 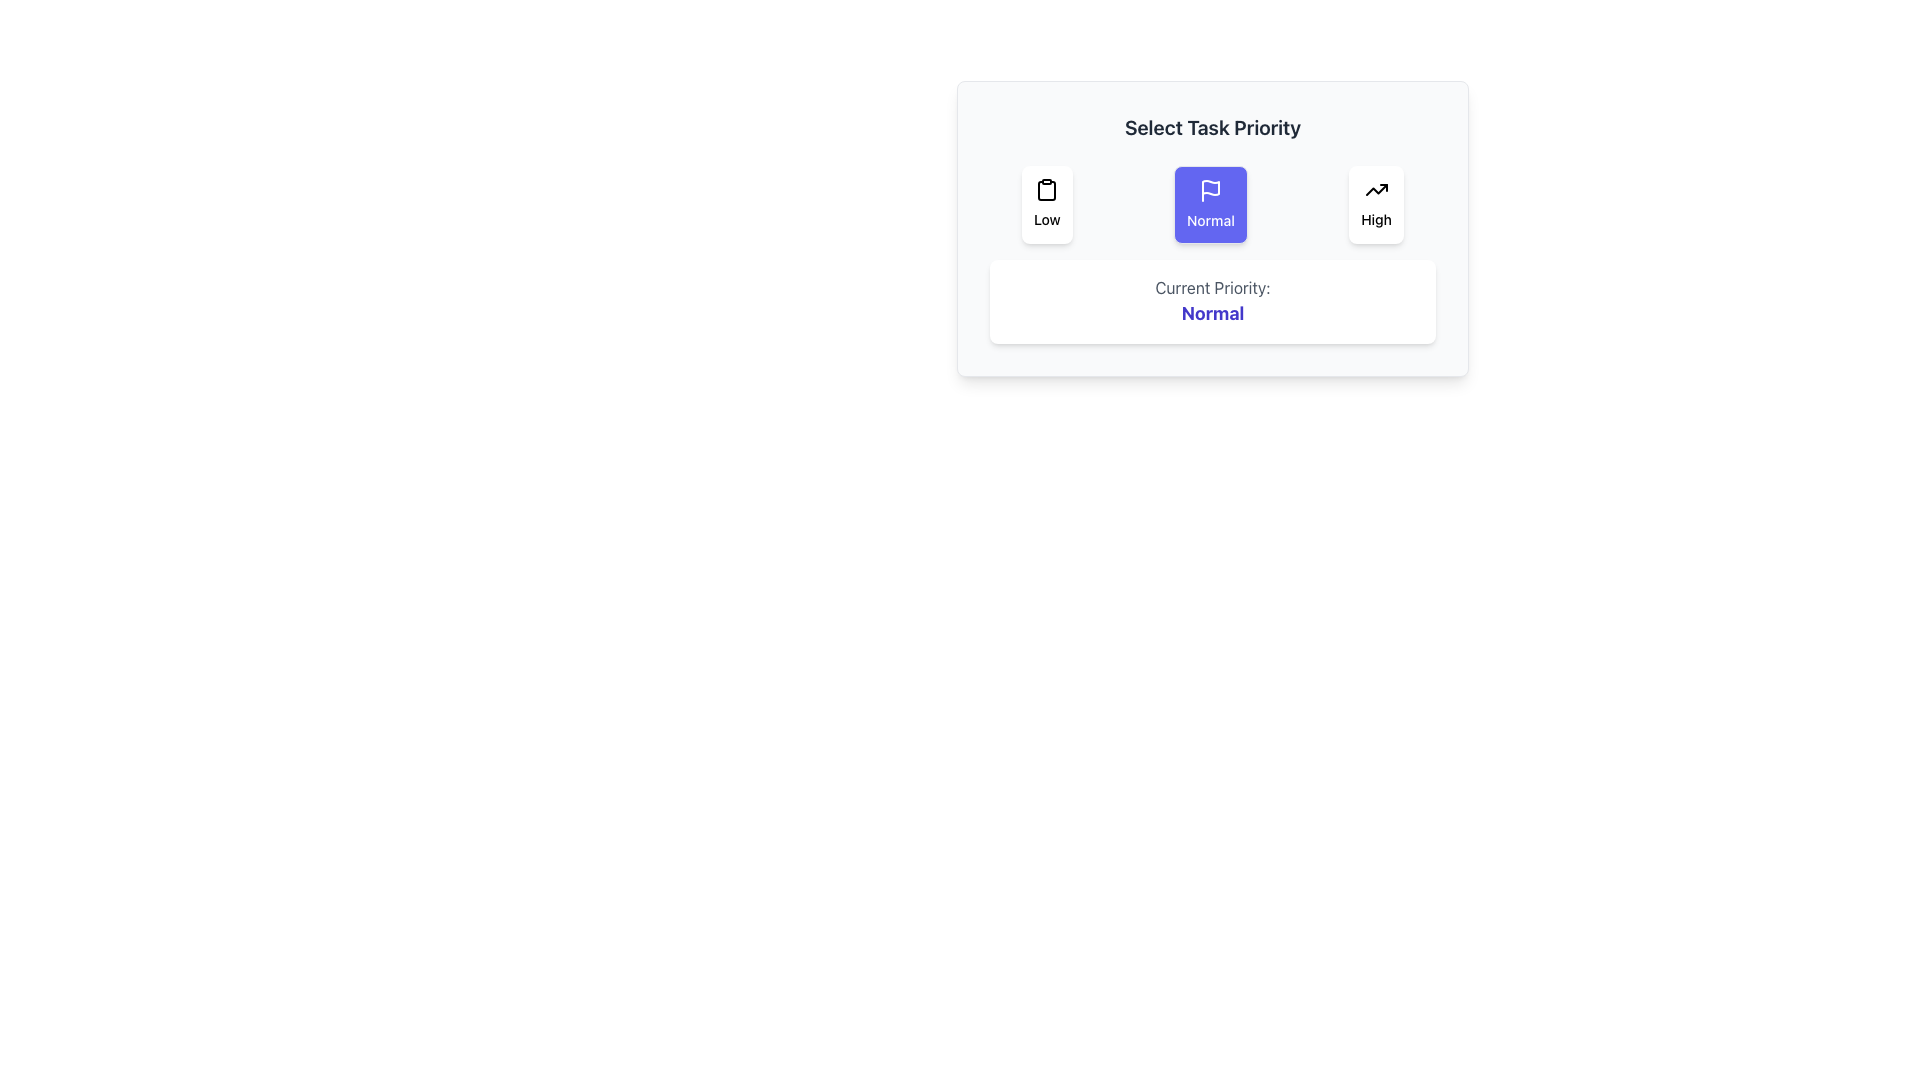 What do you see at coordinates (1209, 204) in the screenshot?
I see `the 'Normal' priority level button in the task priority selection interface` at bounding box center [1209, 204].